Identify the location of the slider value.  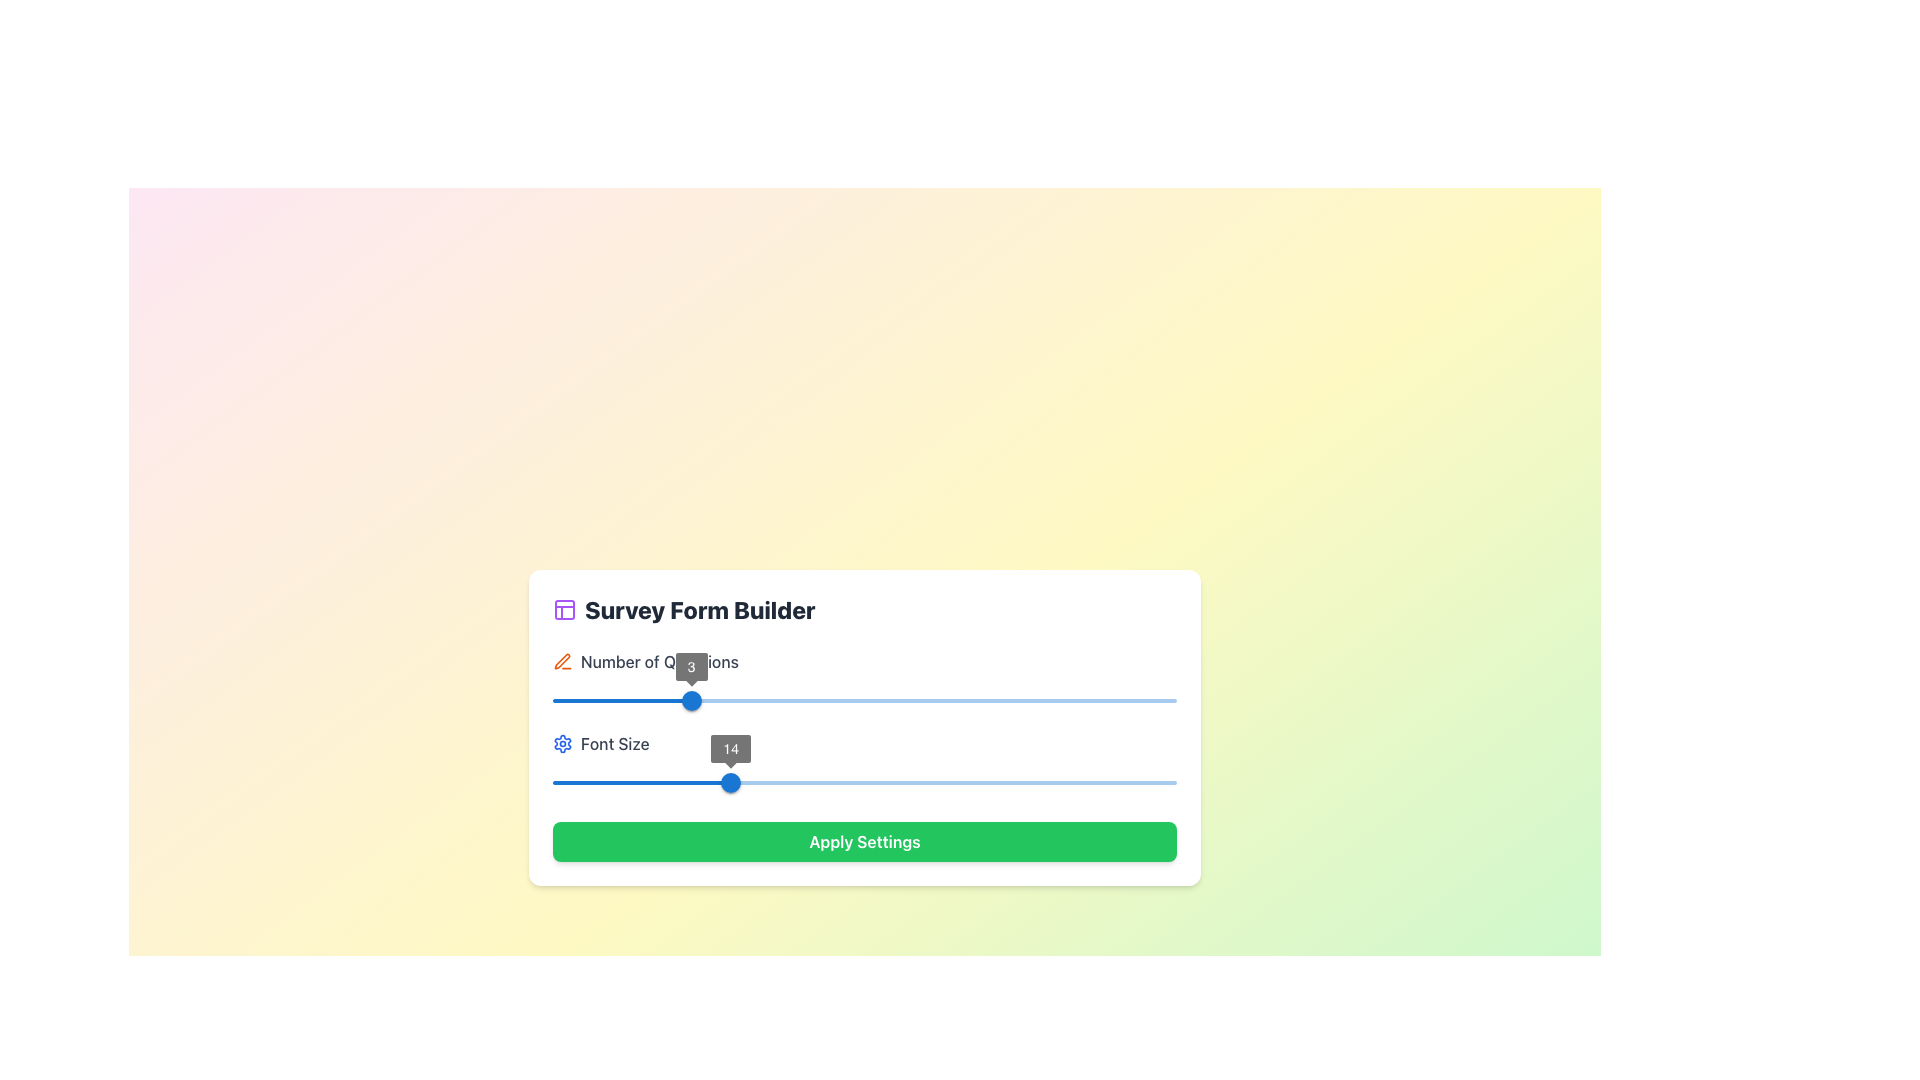
(877, 782).